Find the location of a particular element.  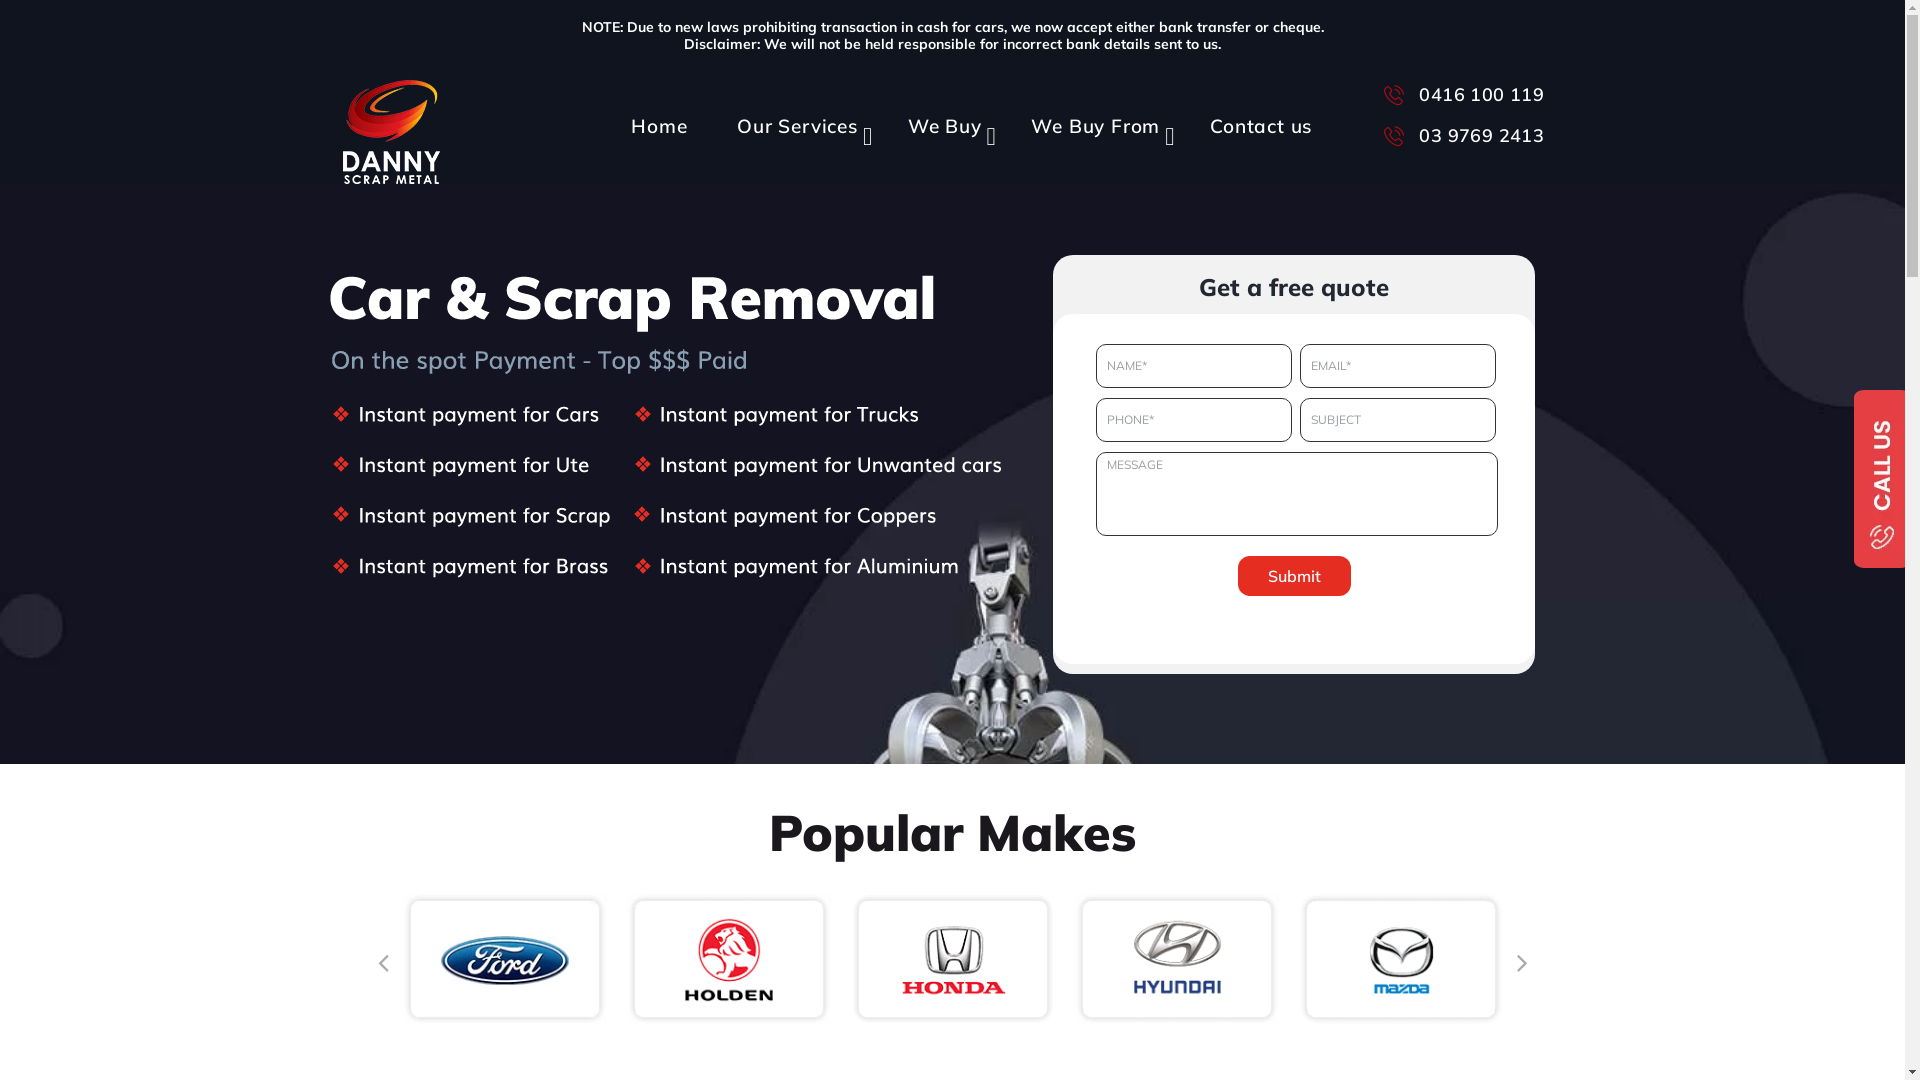

'0416 100 119' is located at coordinates (1382, 92).